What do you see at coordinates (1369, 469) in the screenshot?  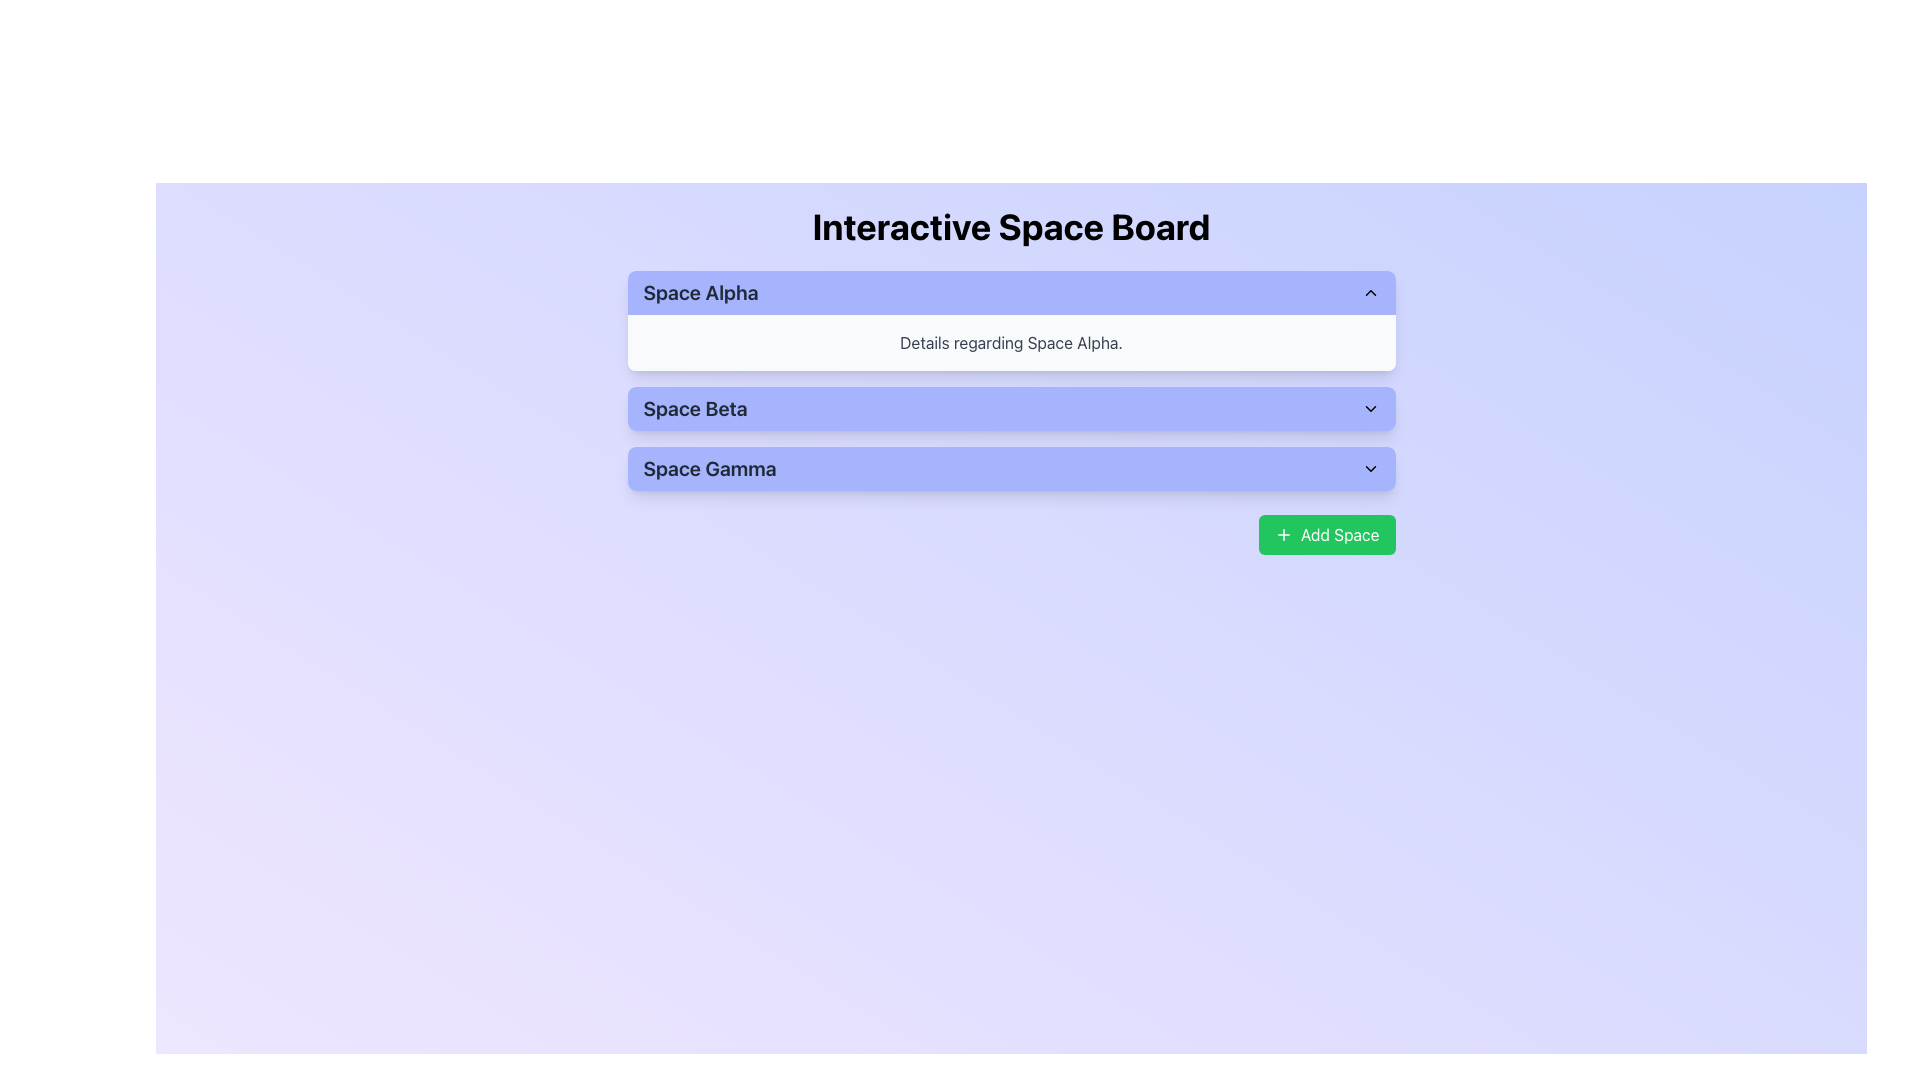 I see `the dropdown toggle icon located to the right of the 'Space Gamma' text` at bounding box center [1369, 469].